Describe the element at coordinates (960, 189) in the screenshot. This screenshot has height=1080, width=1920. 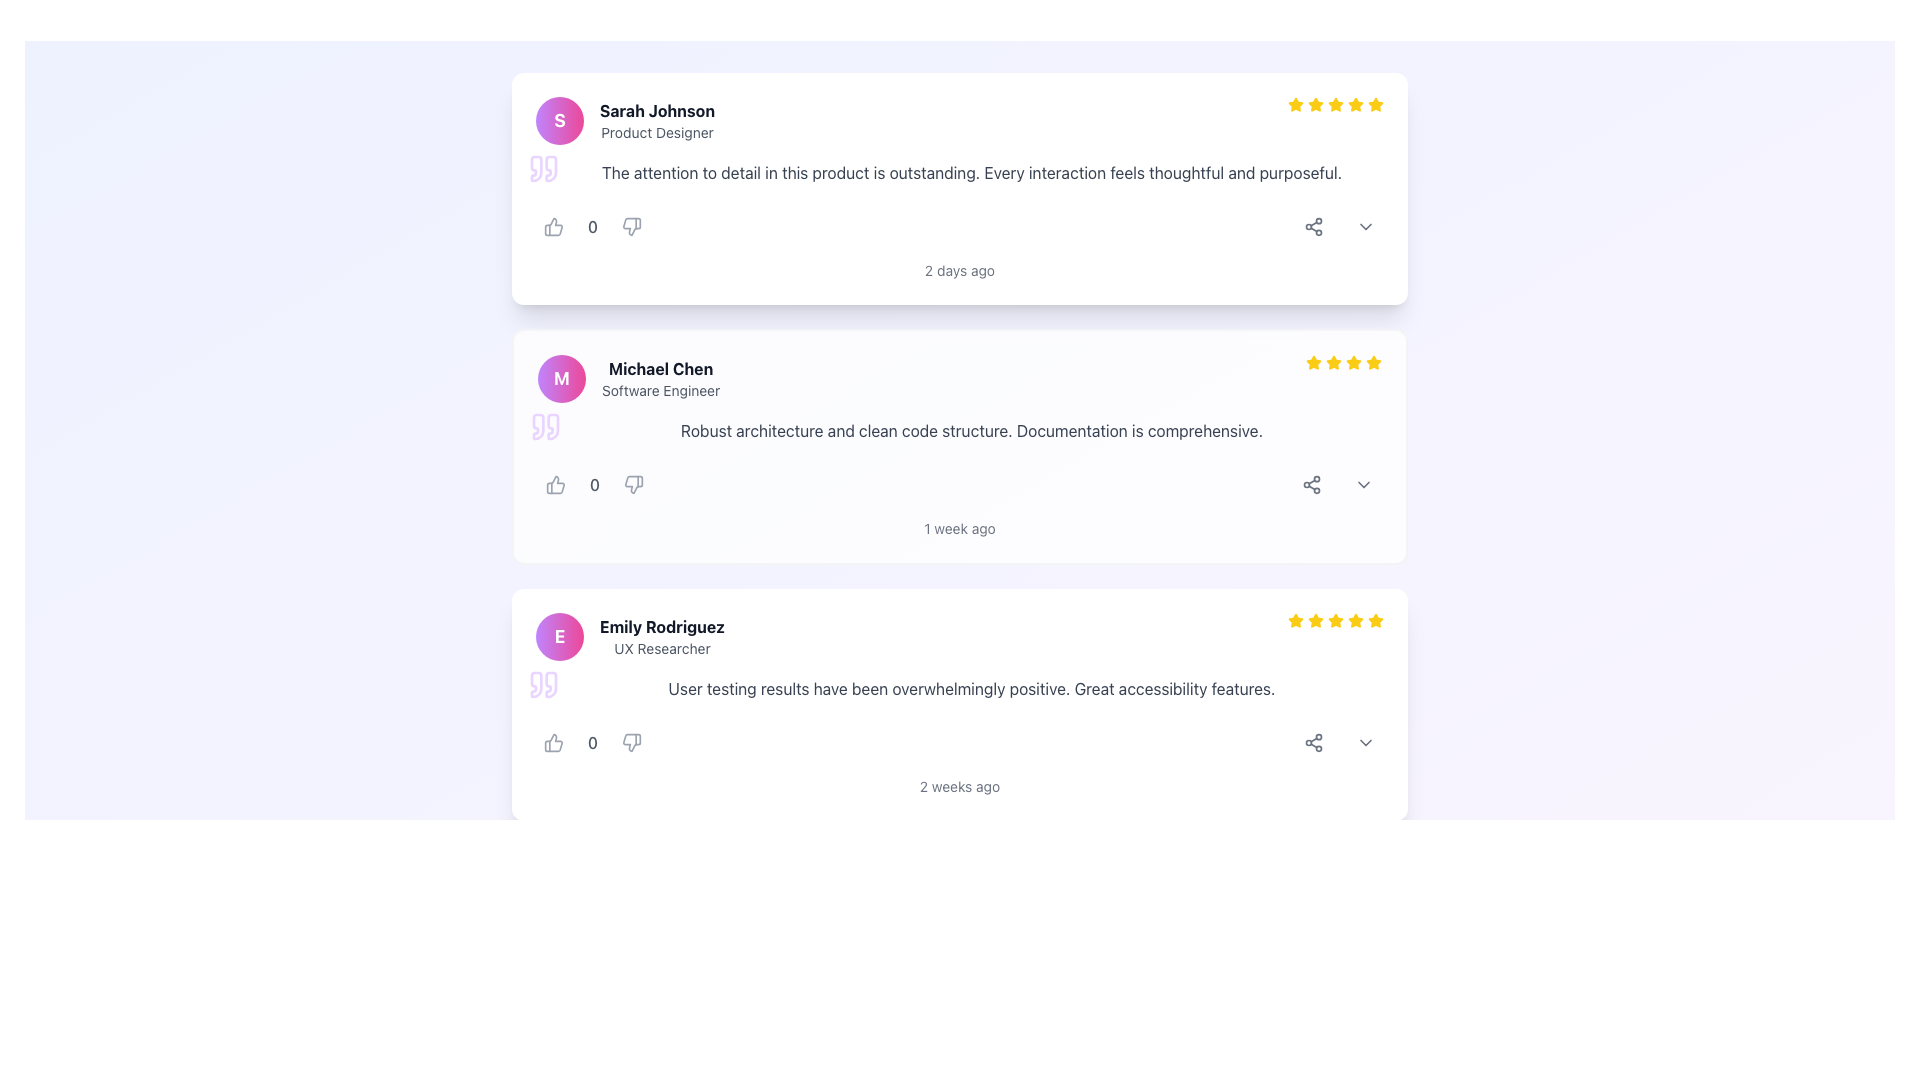
I see `the first review card in the vertically arranged list of feedback cards, which is located at the top position` at that location.